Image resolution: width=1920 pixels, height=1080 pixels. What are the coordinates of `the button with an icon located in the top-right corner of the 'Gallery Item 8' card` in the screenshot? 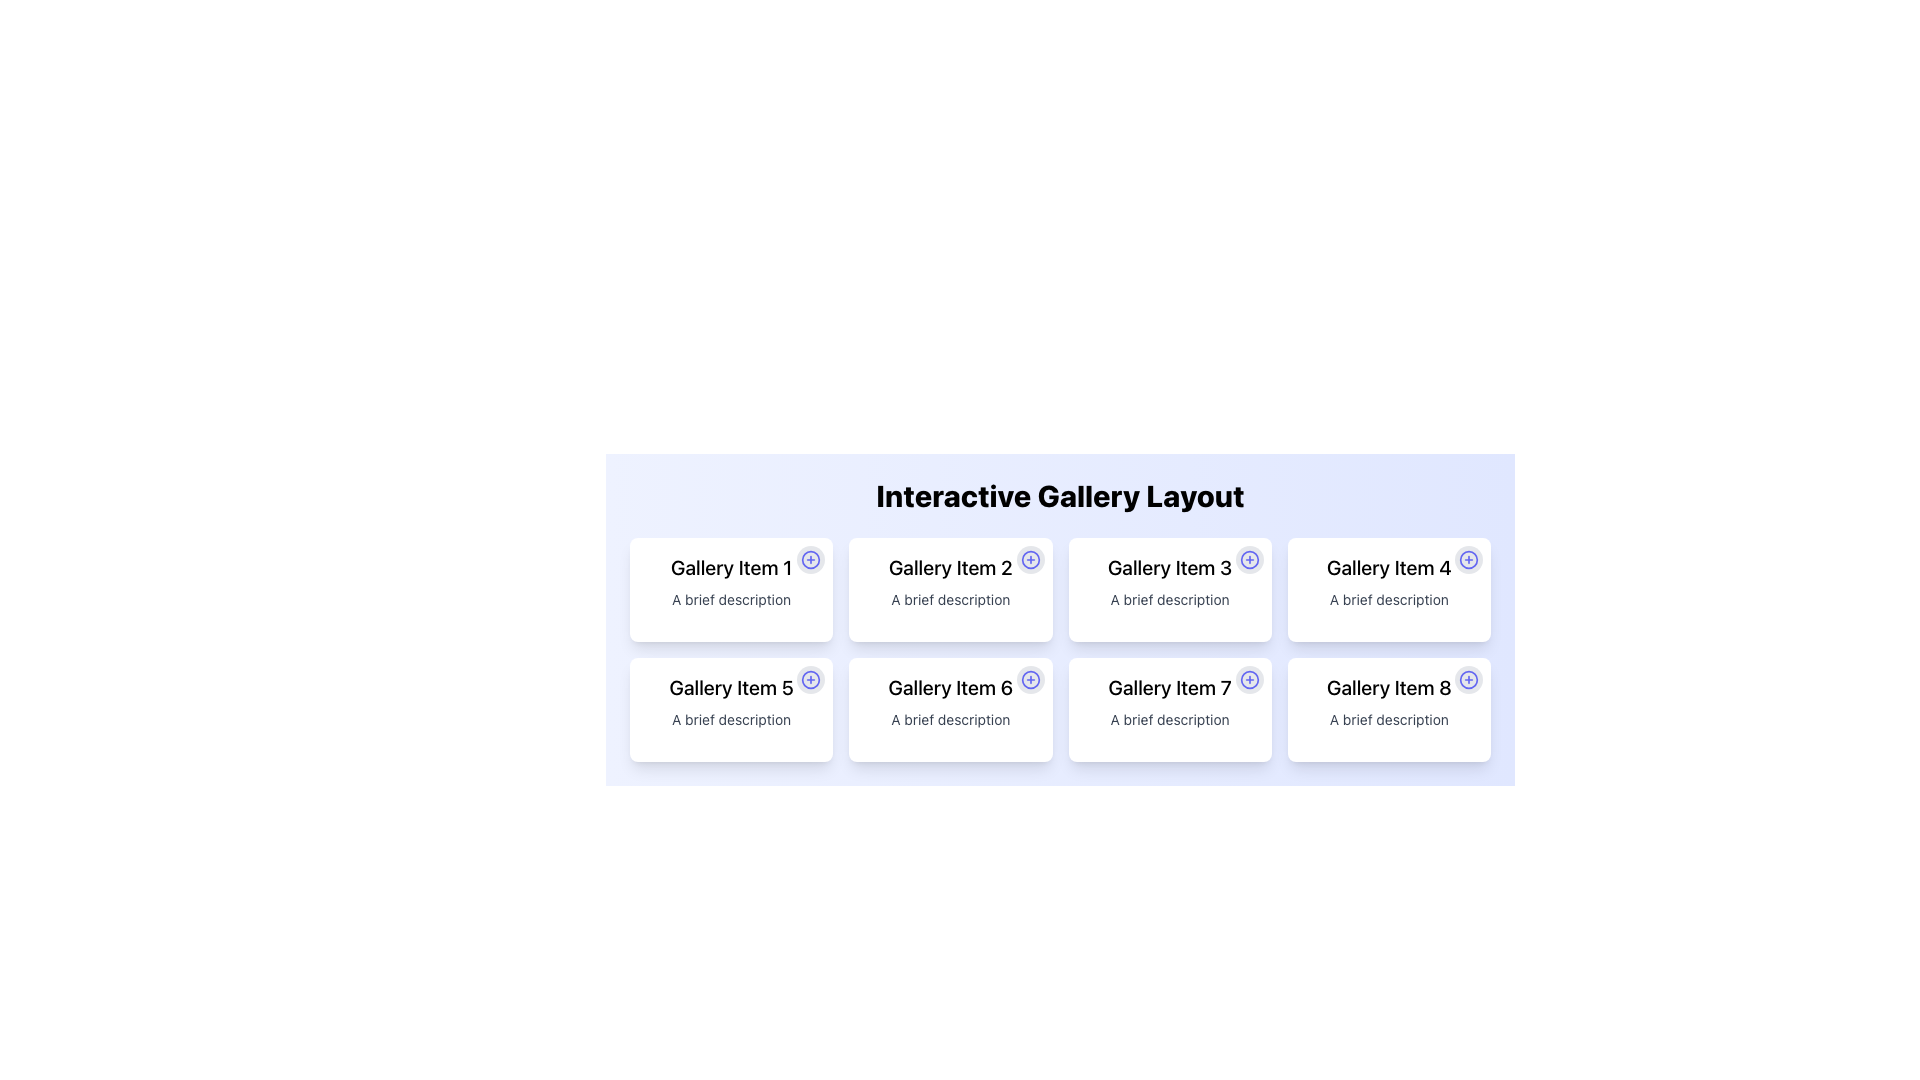 It's located at (1468, 678).